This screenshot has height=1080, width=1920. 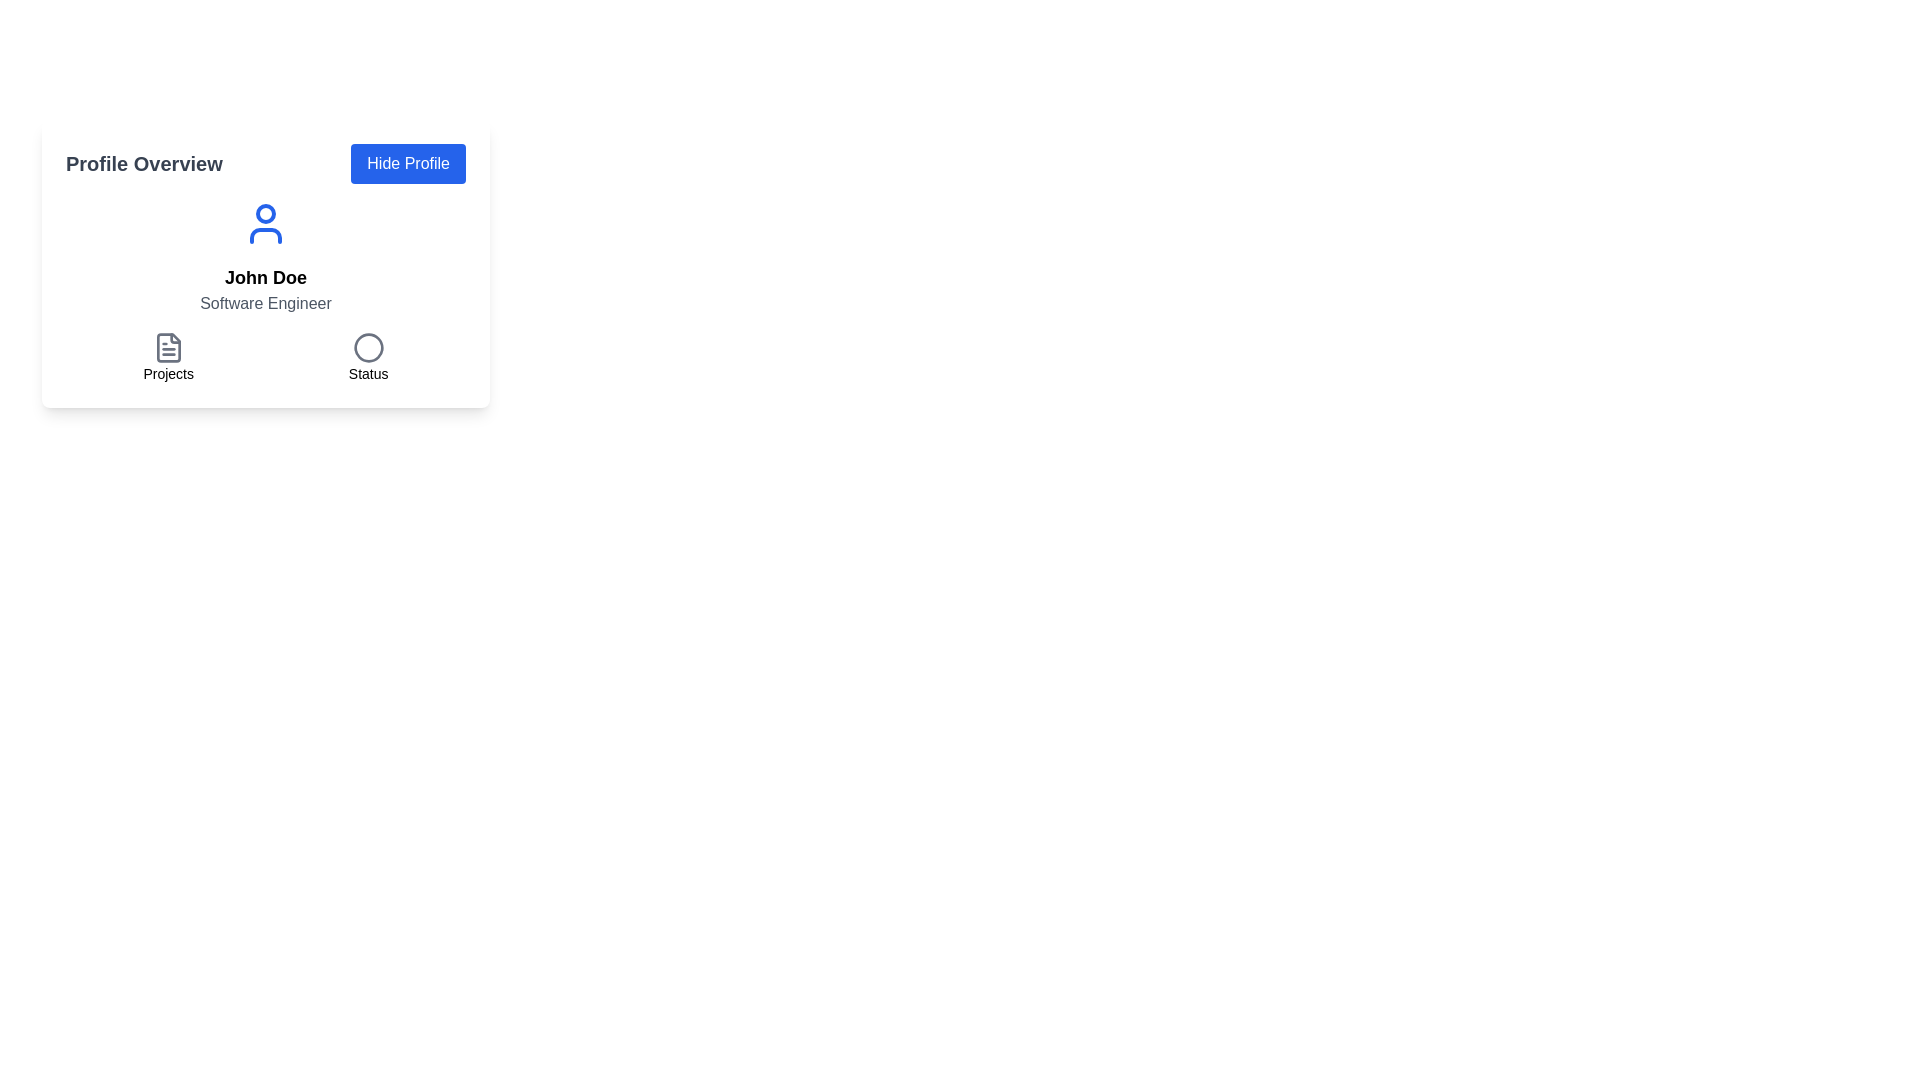 I want to click on the name display field that is located below the user avatar icon and above the role description 'Software Engineer' within the profile overview card, so click(x=264, y=277).